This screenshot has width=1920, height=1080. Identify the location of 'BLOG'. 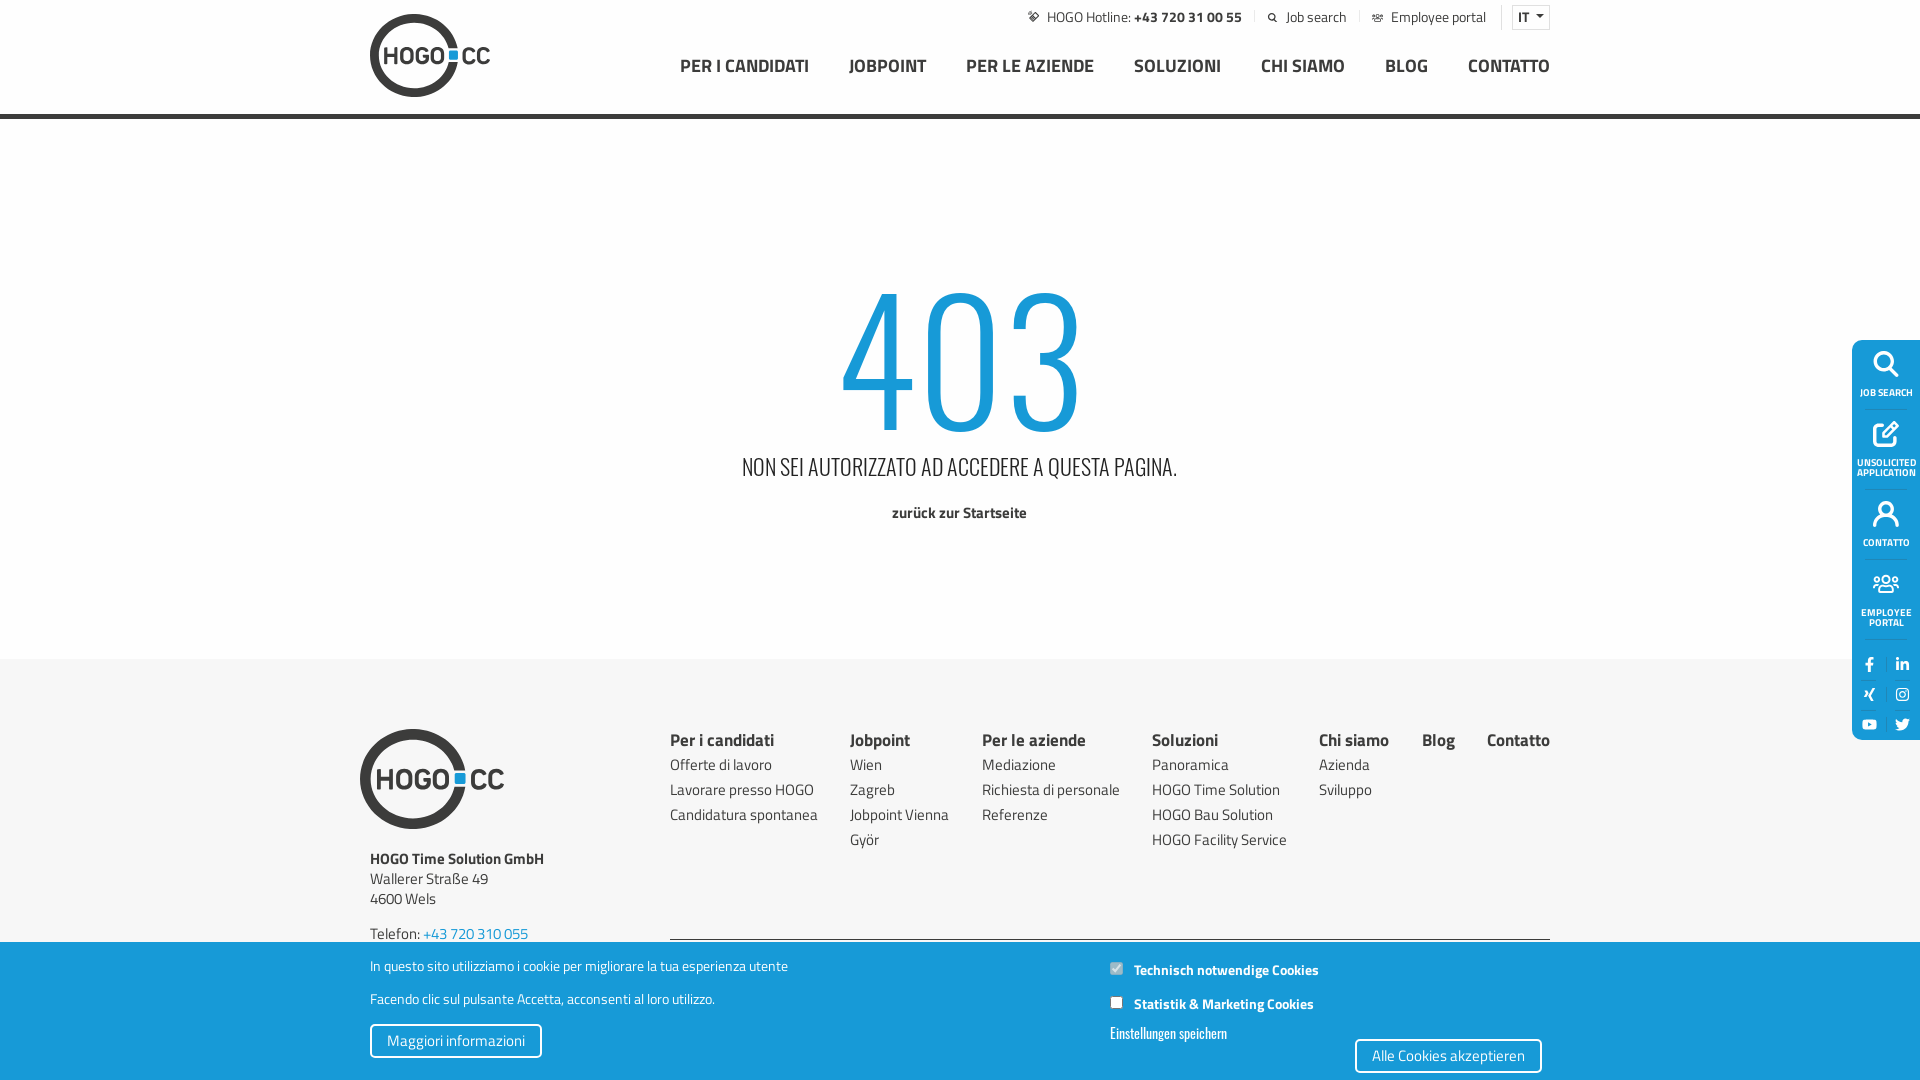
(1363, 78).